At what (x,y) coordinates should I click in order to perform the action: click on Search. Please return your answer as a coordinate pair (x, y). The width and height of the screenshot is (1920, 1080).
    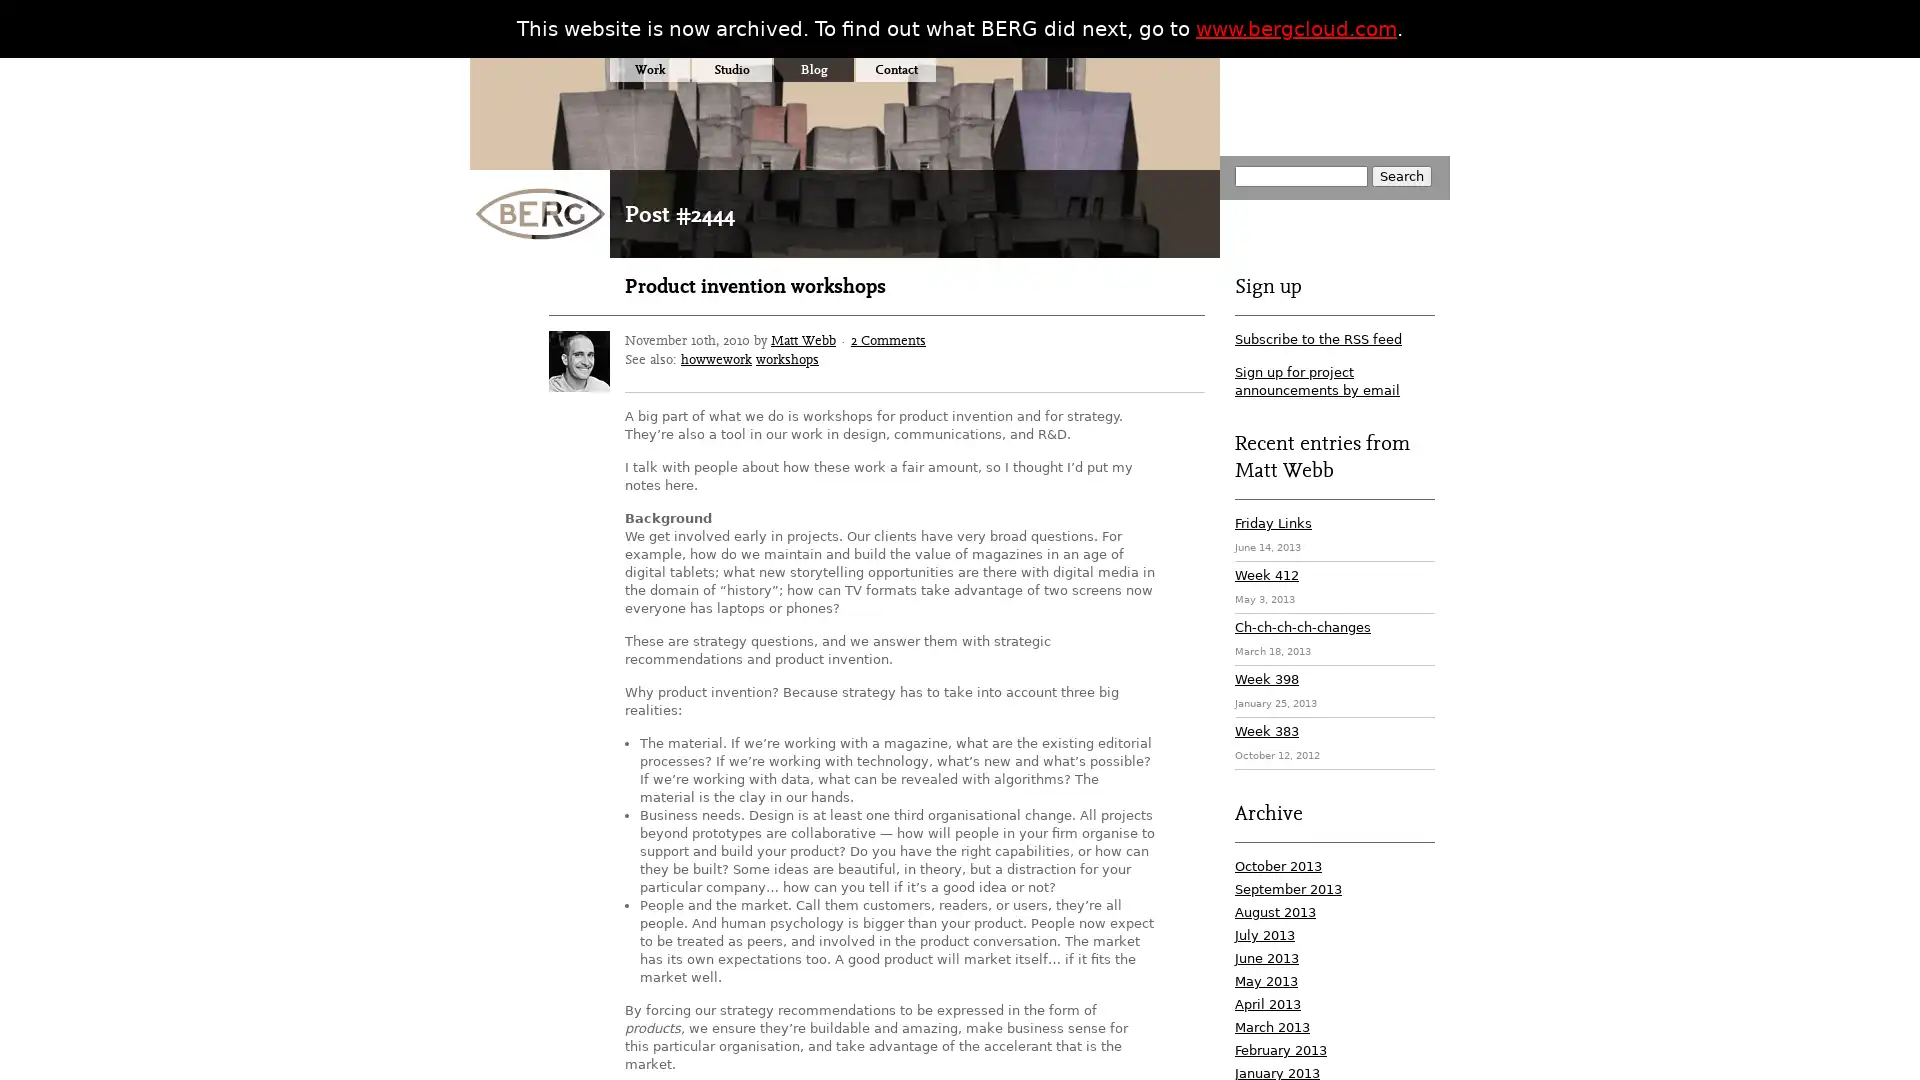
    Looking at the image, I should click on (1400, 175).